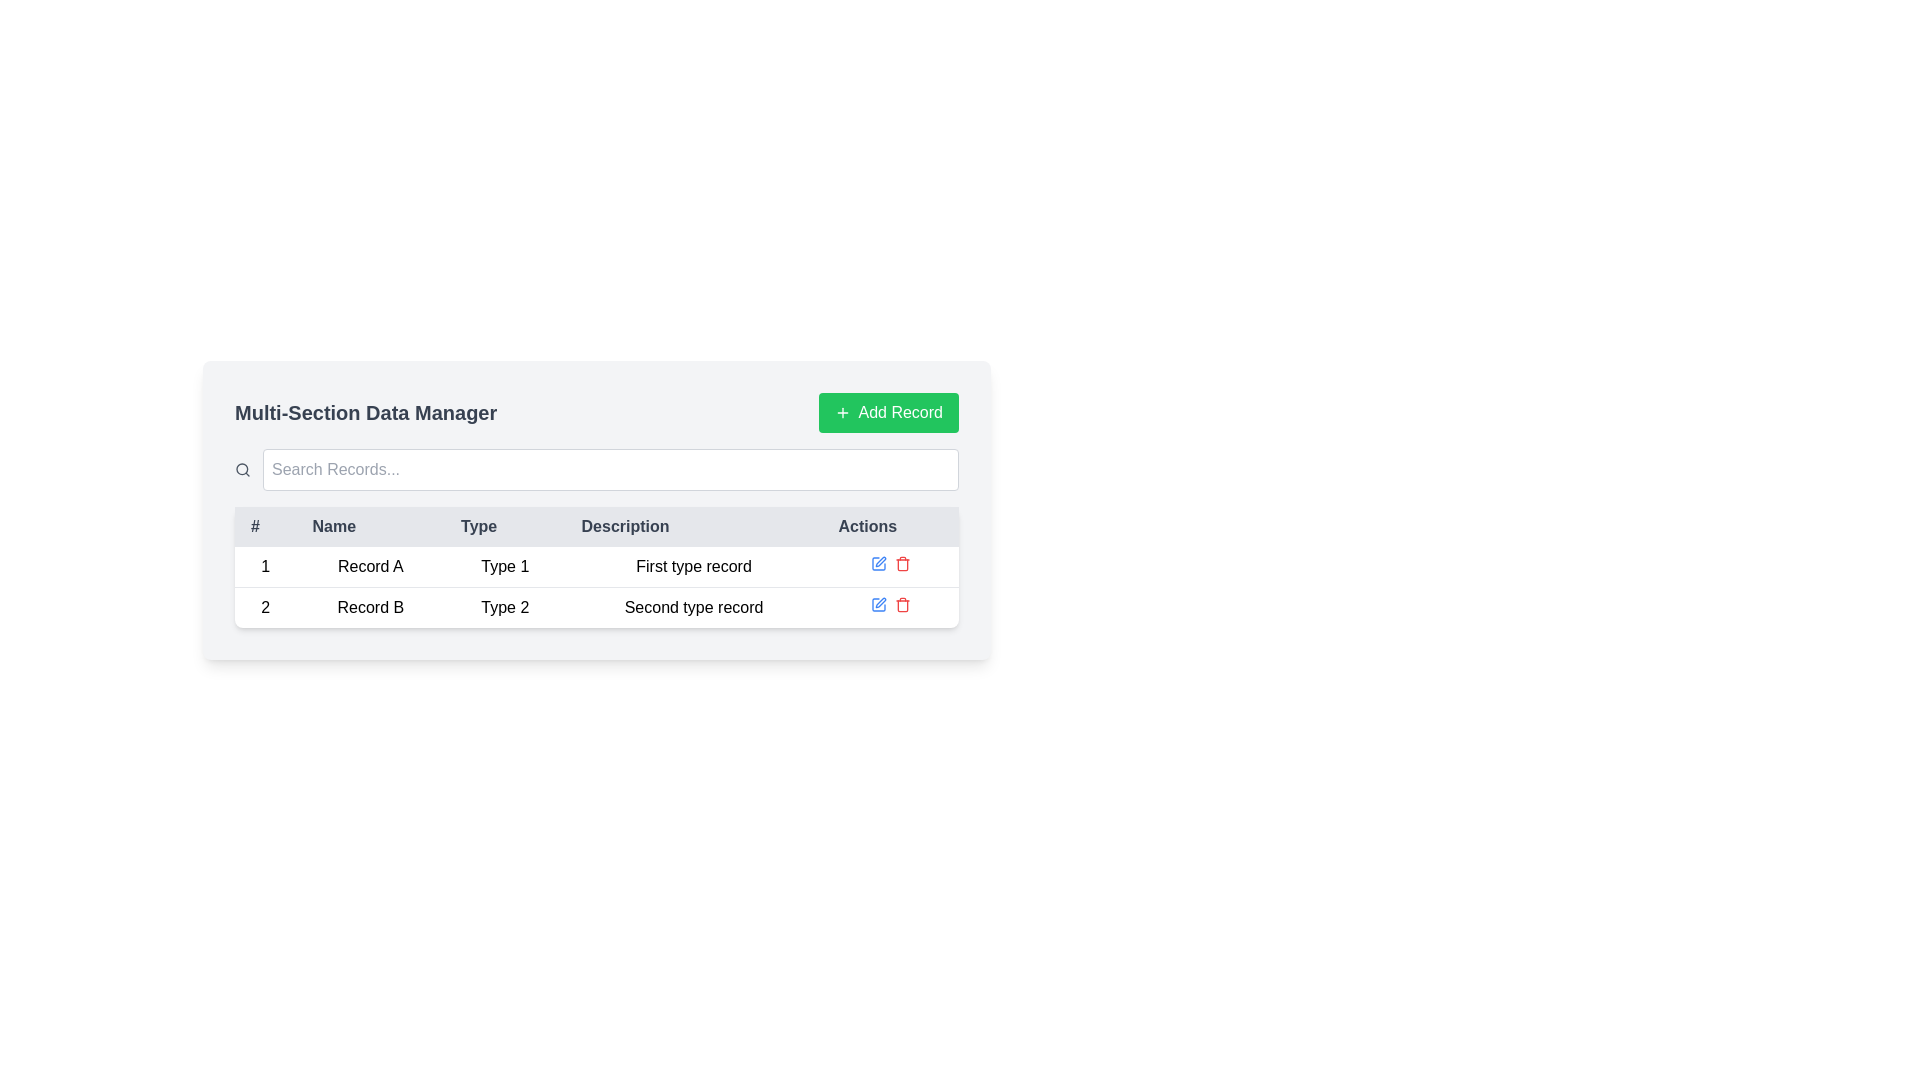  Describe the element at coordinates (878, 604) in the screenshot. I see `the edit icon button located in the first row of the table under the 'Actions' column, immediately to the left of the red trash bin icon` at that location.